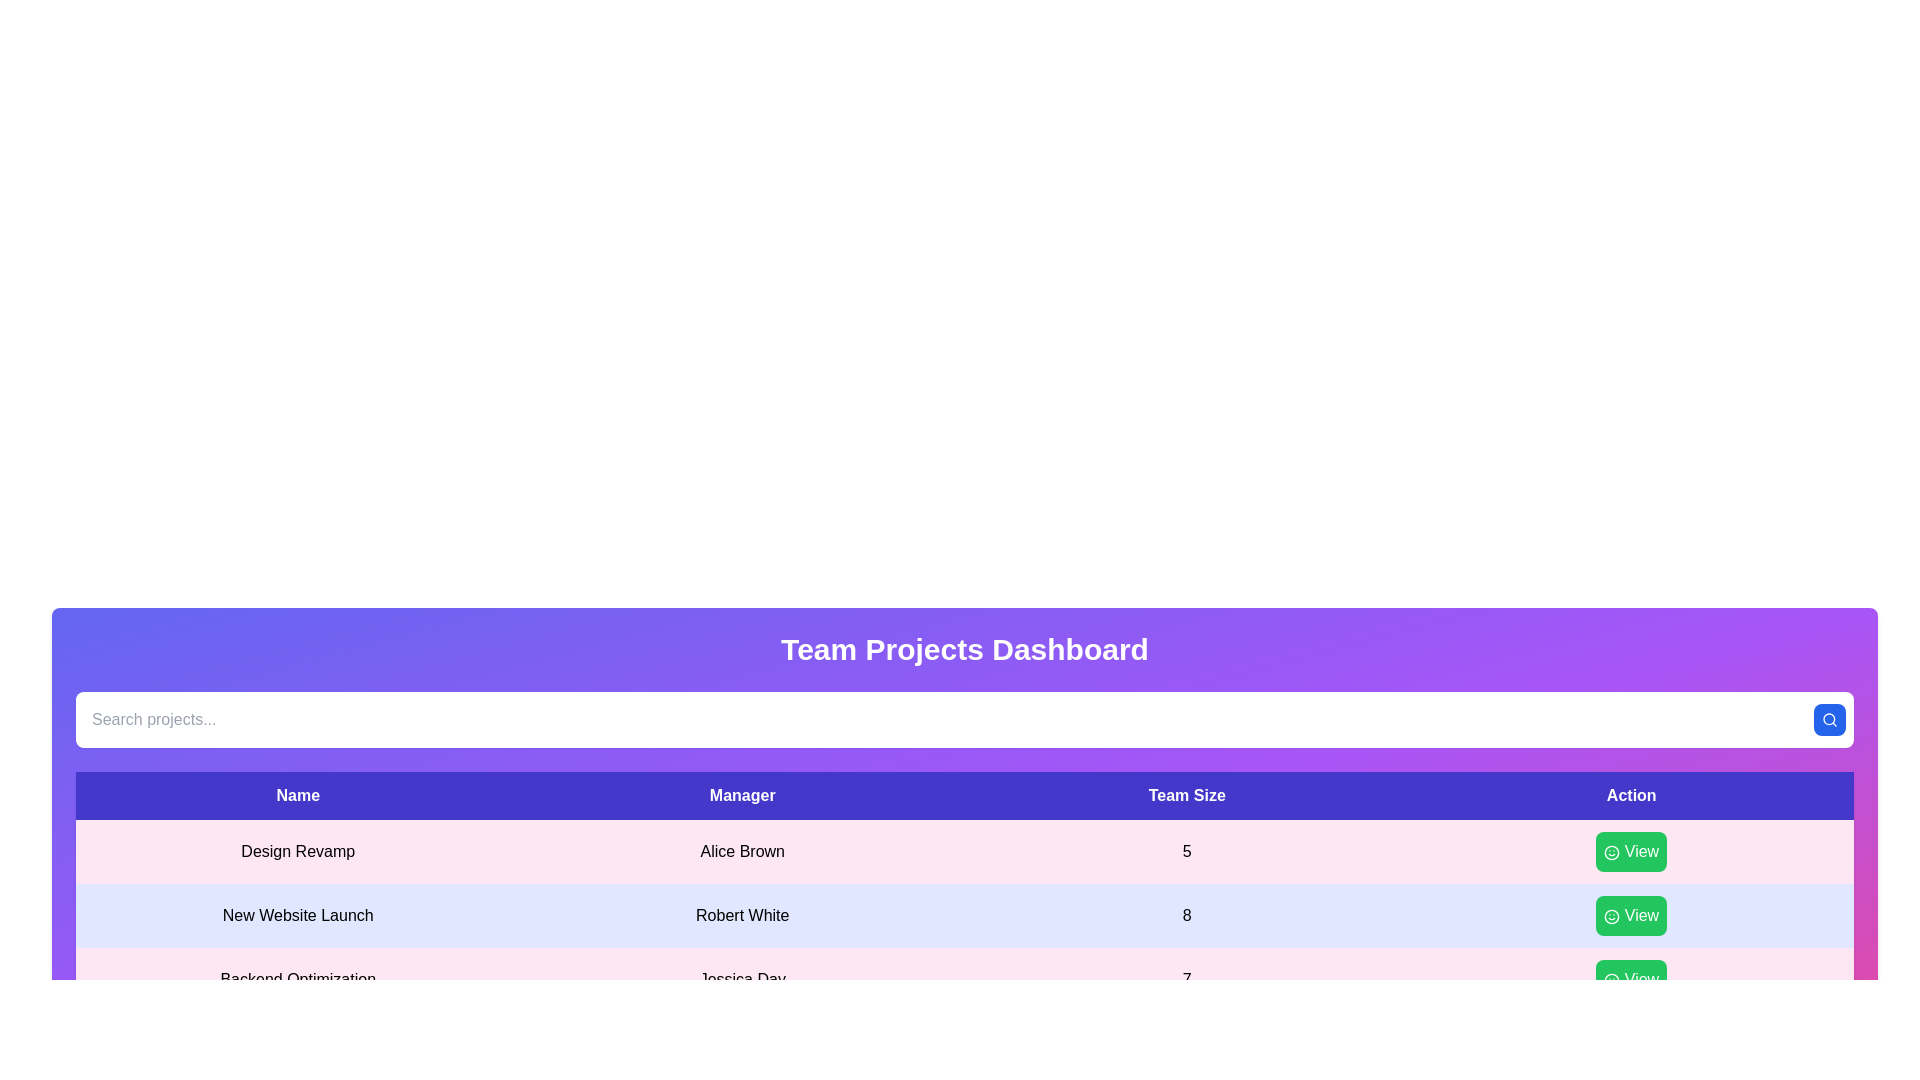 This screenshot has height=1080, width=1920. I want to click on the text label with a strong purple background containing the centered white text 'Action' located in the top-right section of the data table header, so click(1631, 794).